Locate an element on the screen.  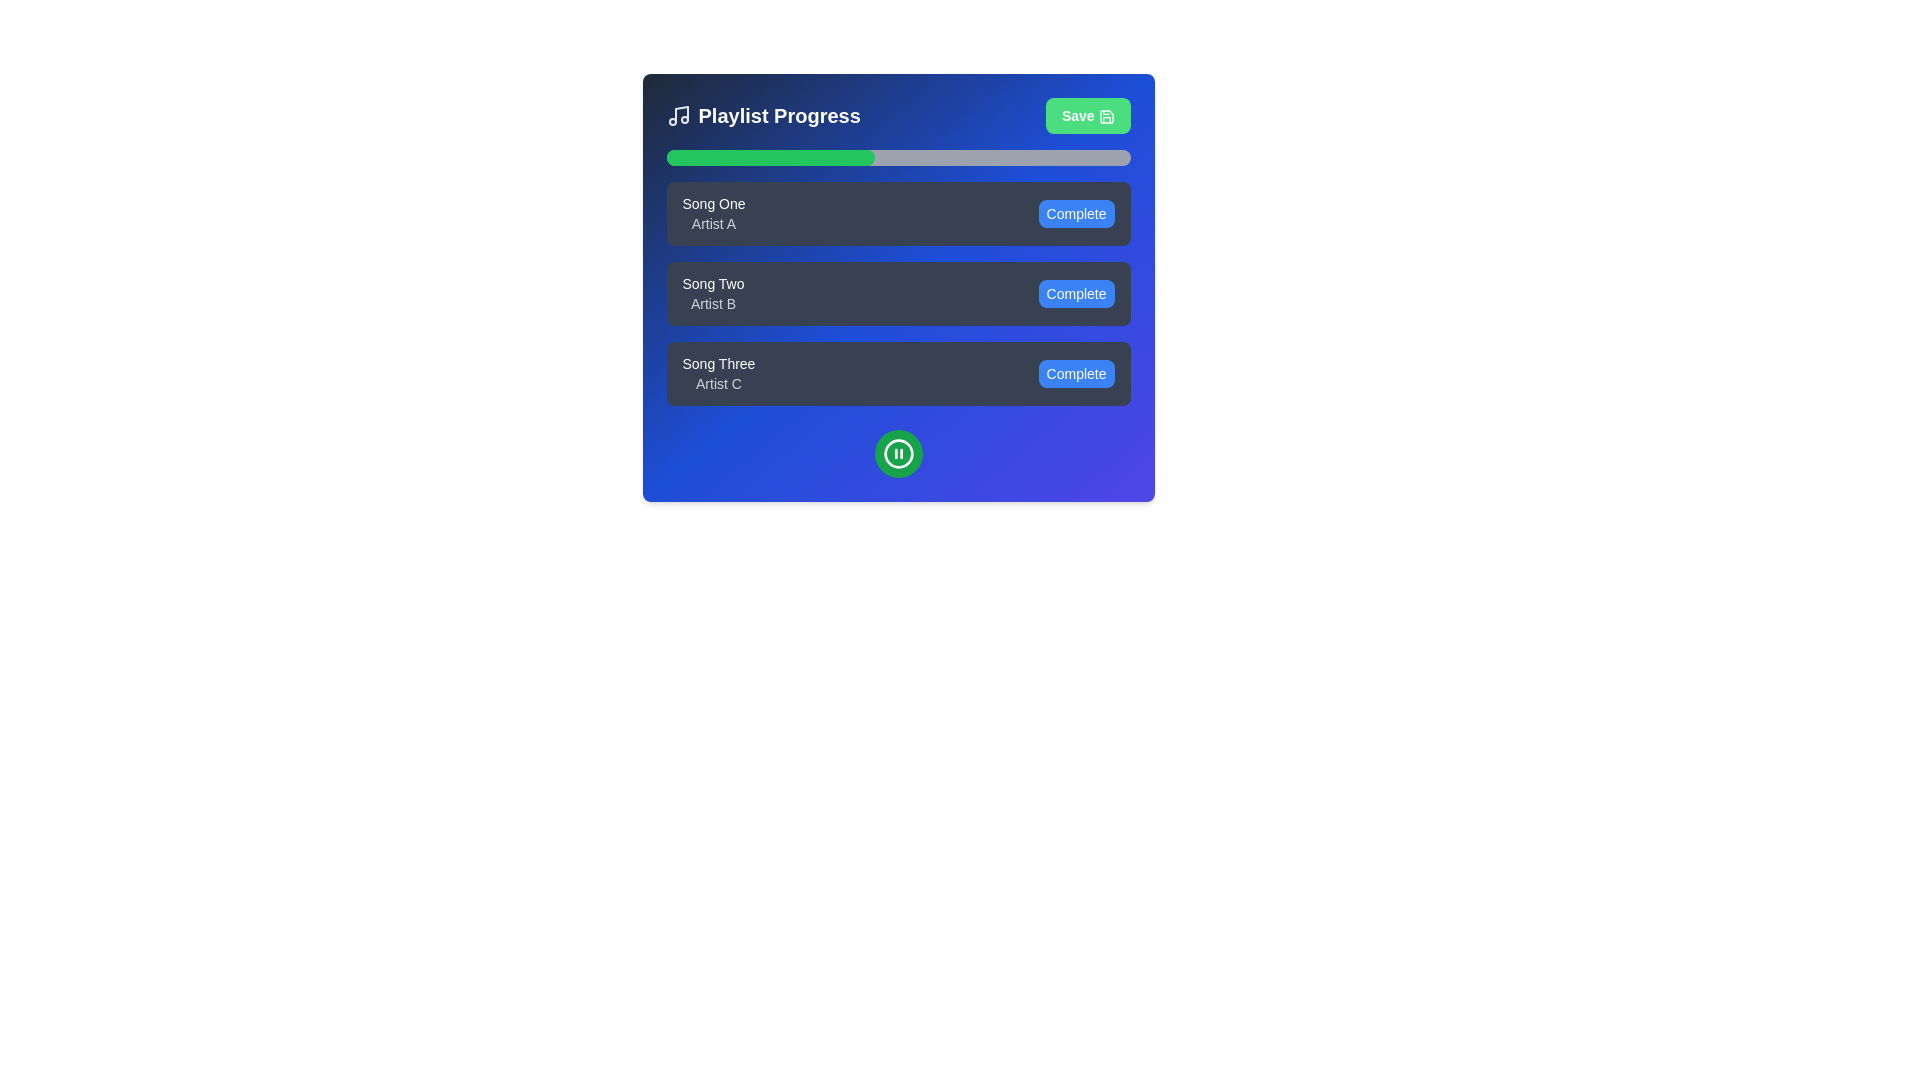
the 'Complete' button, which is a rectangular button with a blue background and bold white text, located in the top-right section of the interface for 'Song One' by 'Artist A' is located at coordinates (1075, 213).